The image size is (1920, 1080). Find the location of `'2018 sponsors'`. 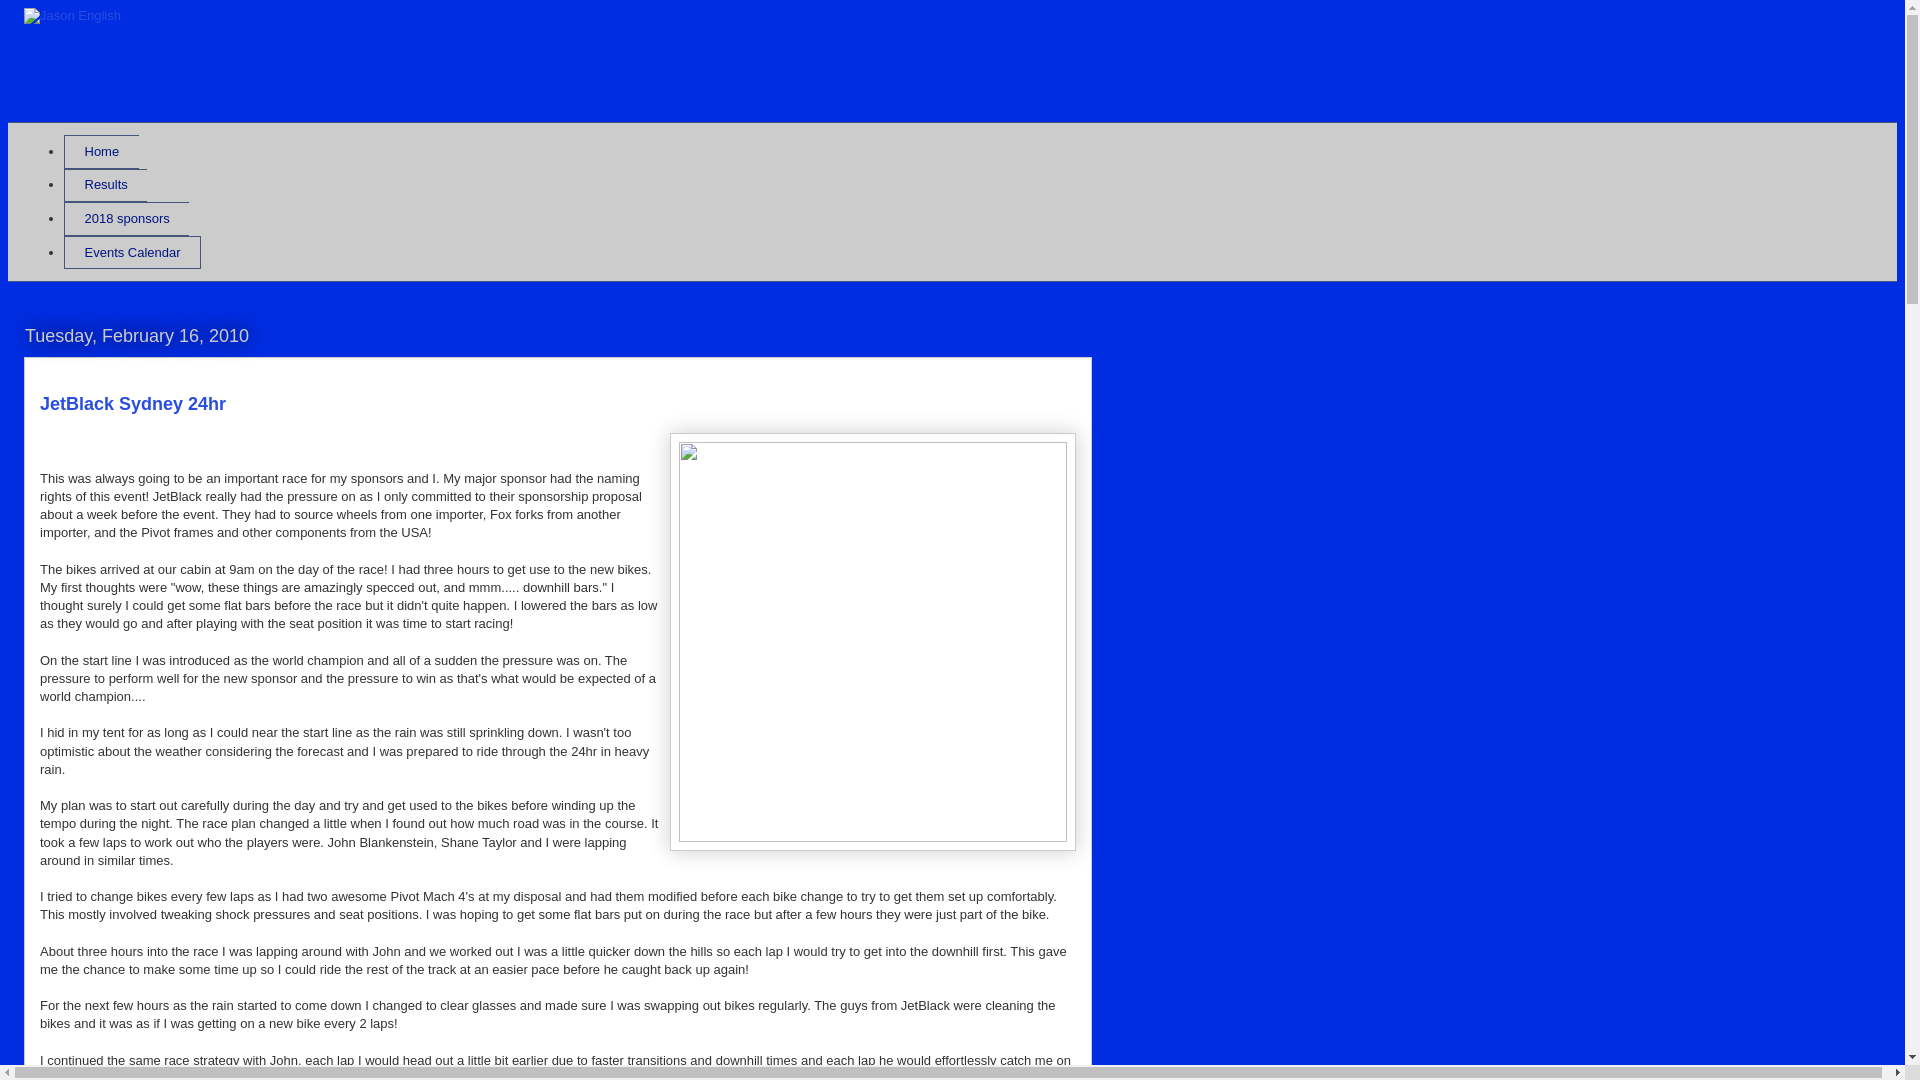

'2018 sponsors' is located at coordinates (125, 219).